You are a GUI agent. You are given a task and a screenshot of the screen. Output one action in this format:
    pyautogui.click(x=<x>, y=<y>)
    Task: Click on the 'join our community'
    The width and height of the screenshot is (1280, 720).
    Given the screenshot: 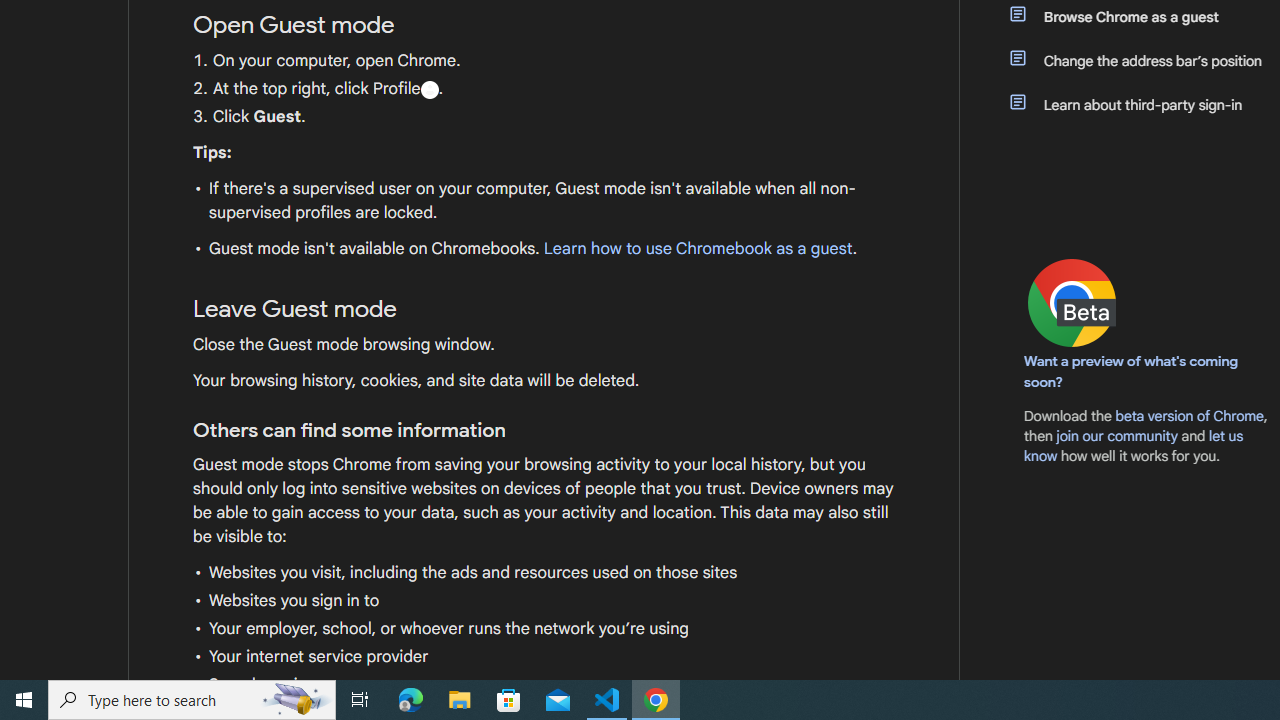 What is the action you would take?
    pyautogui.click(x=1115, y=434)
    